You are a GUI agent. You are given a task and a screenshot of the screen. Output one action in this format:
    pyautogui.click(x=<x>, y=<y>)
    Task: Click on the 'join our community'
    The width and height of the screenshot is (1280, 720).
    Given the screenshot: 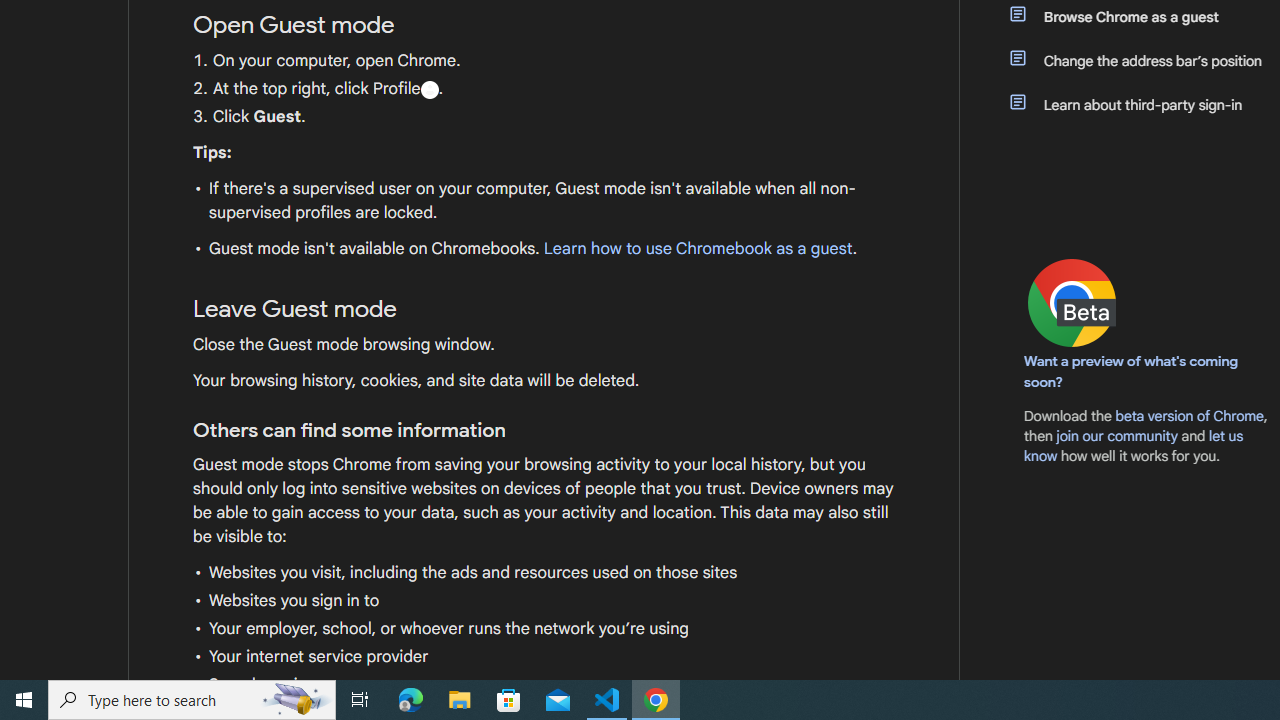 What is the action you would take?
    pyautogui.click(x=1115, y=434)
    